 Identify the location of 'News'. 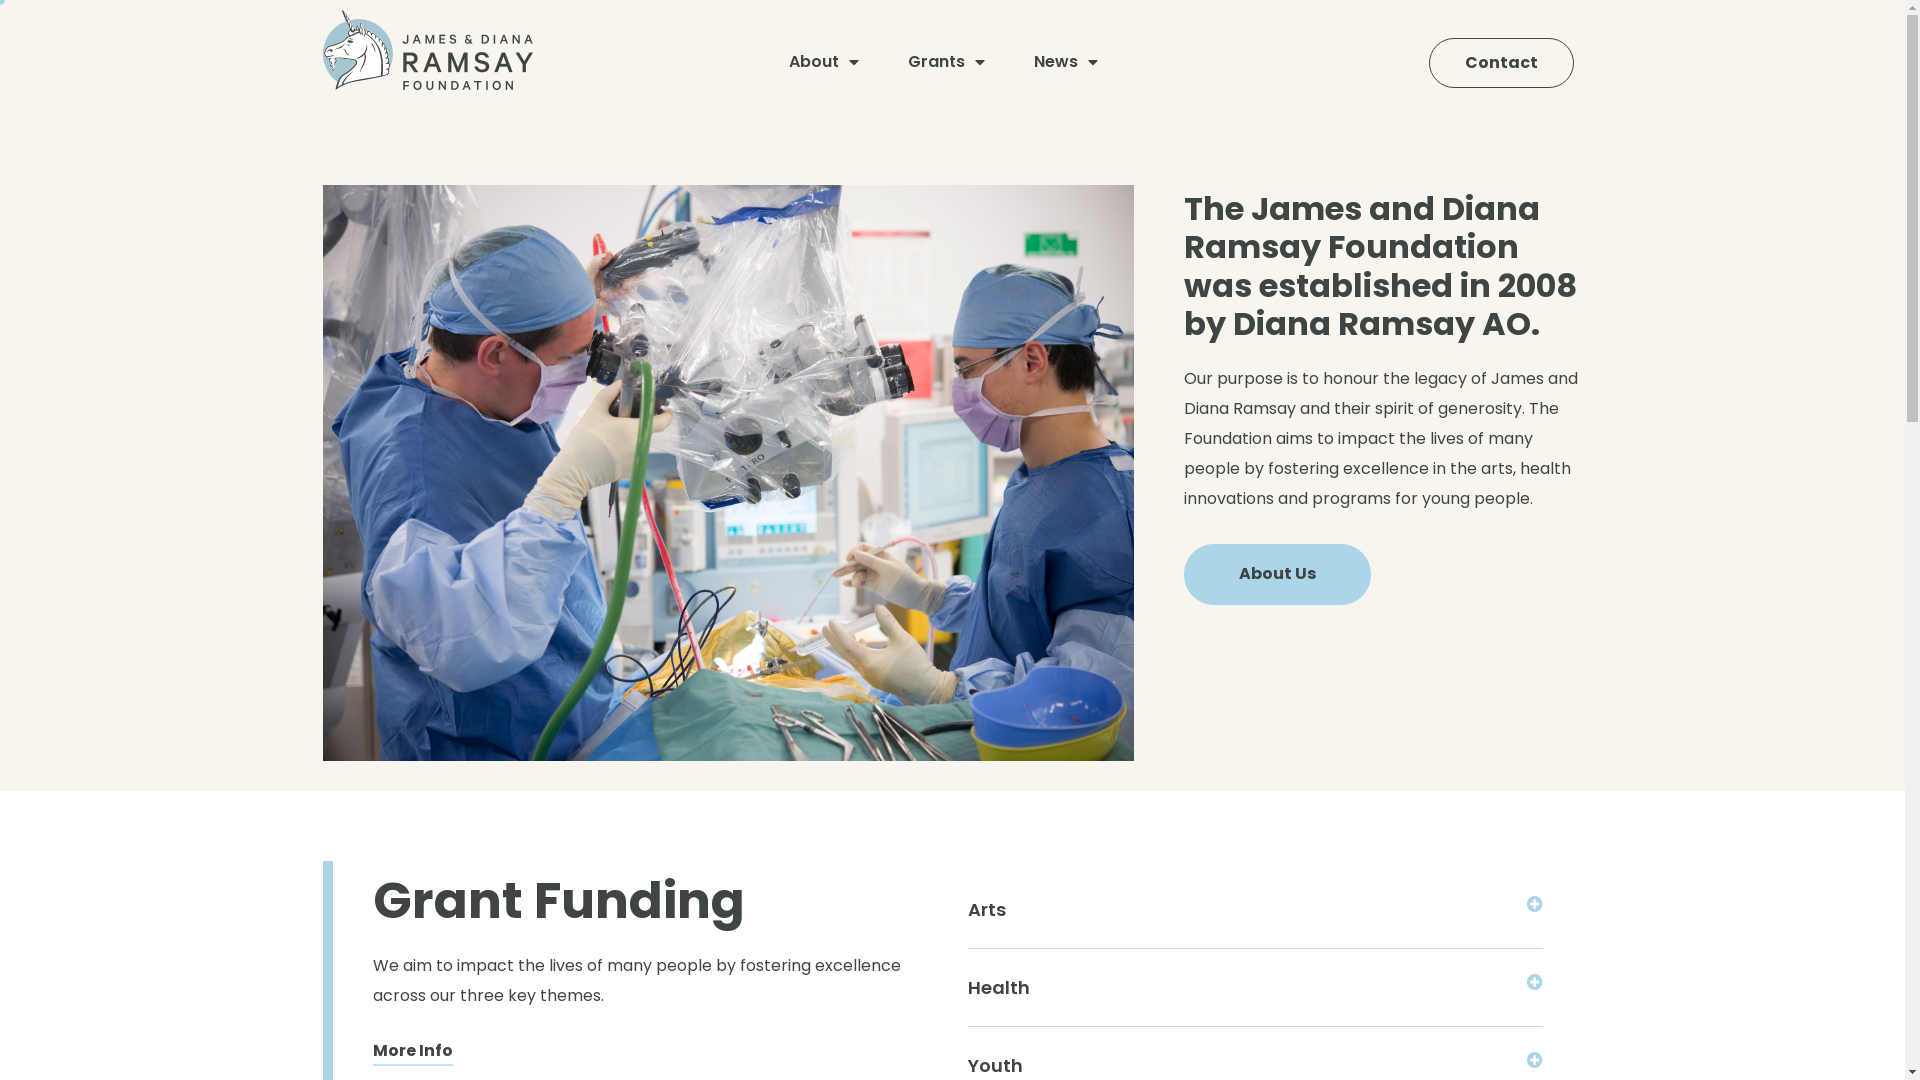
(1064, 60).